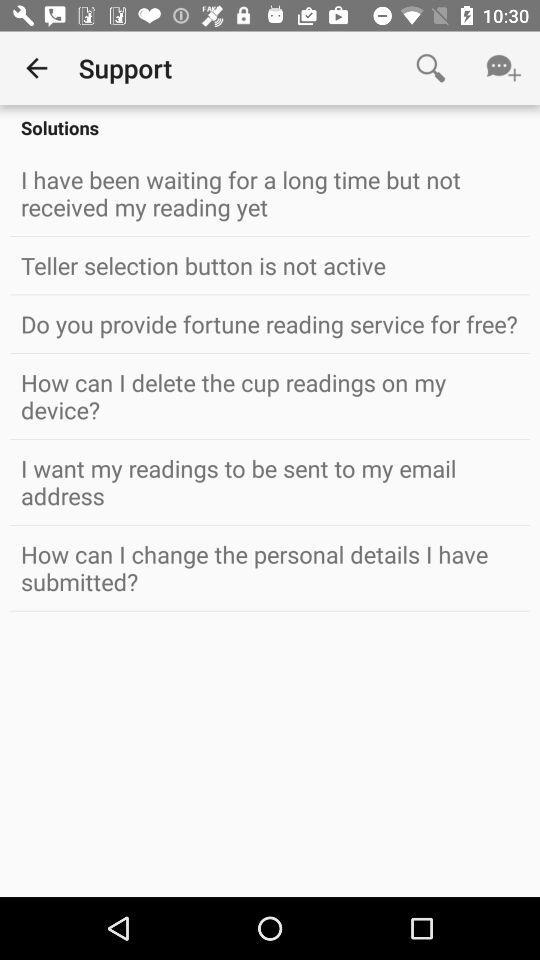 Image resolution: width=540 pixels, height=960 pixels. I want to click on the icon below the teller selection button, so click(270, 324).